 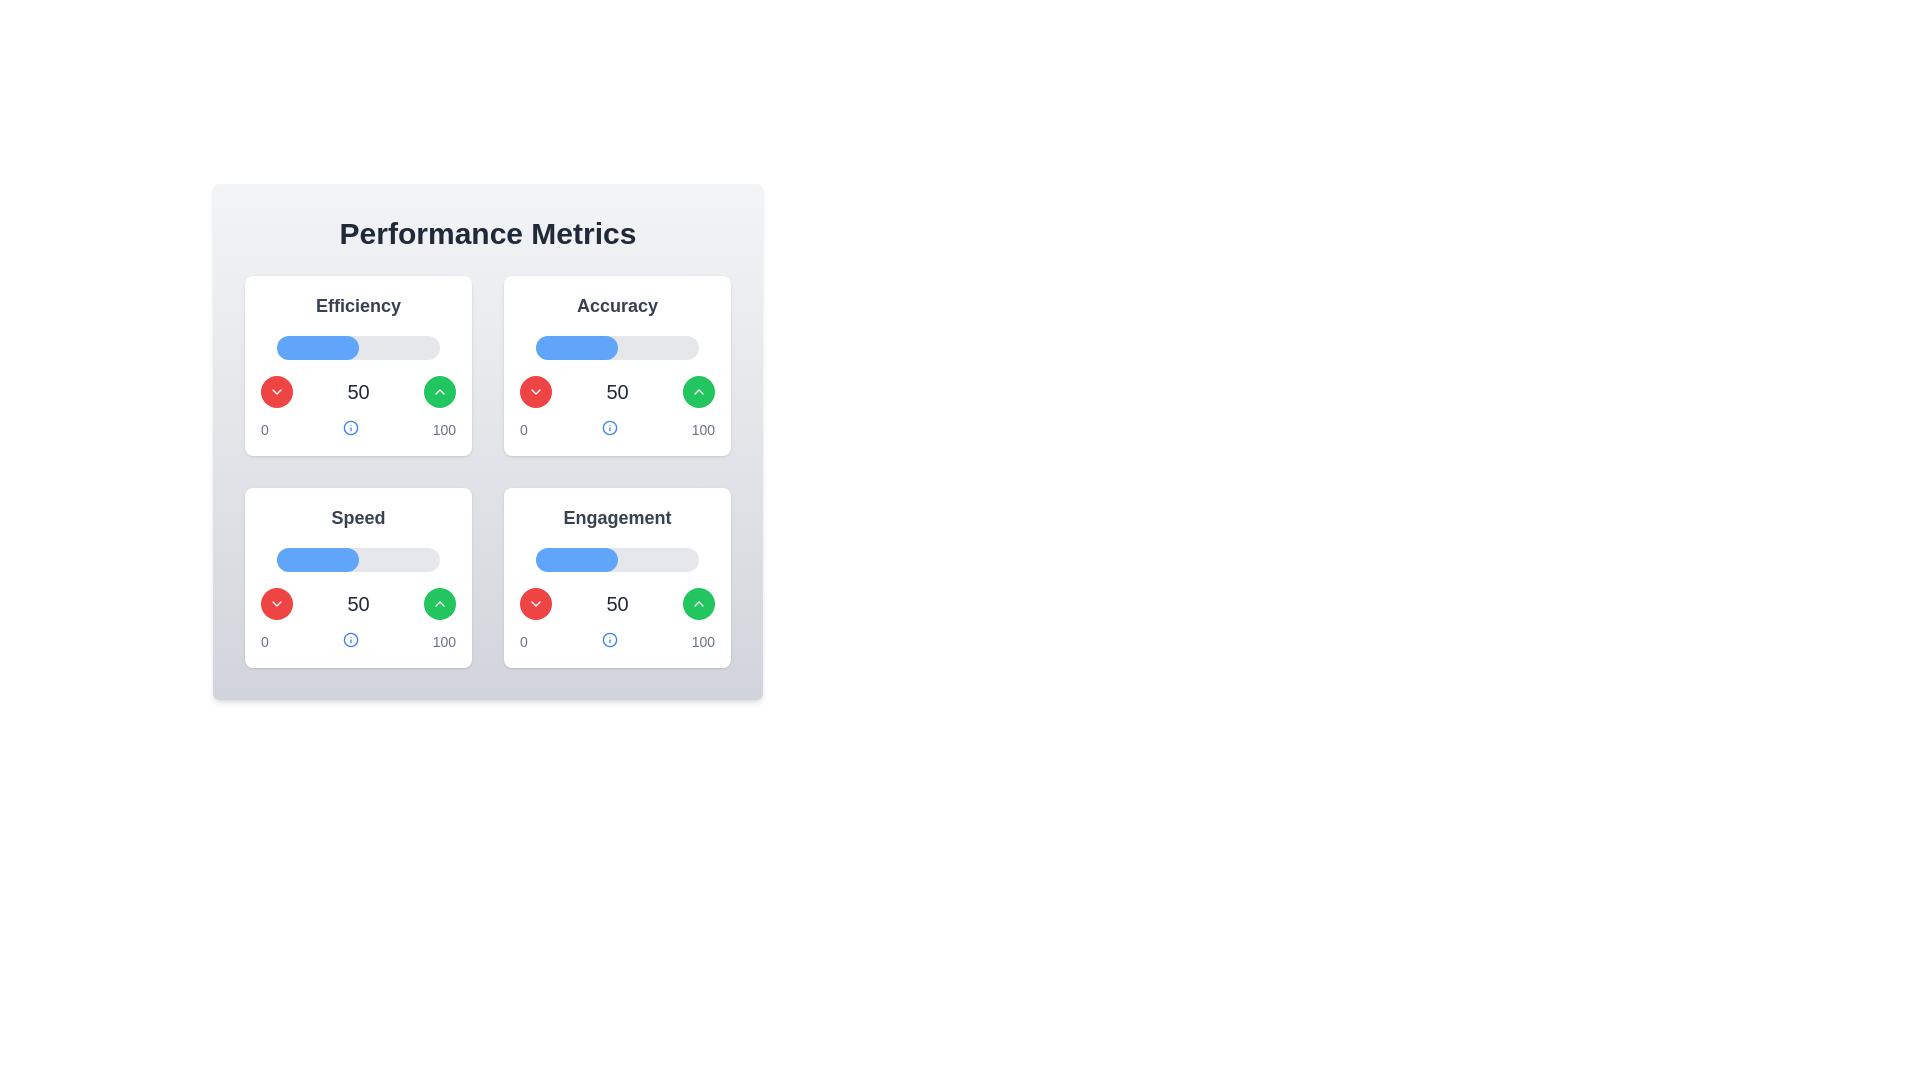 What do you see at coordinates (443, 641) in the screenshot?
I see `the static text numeral '100' displayed in grey color at the bottom-right of the performance metrics section under 'Engagement'` at bounding box center [443, 641].